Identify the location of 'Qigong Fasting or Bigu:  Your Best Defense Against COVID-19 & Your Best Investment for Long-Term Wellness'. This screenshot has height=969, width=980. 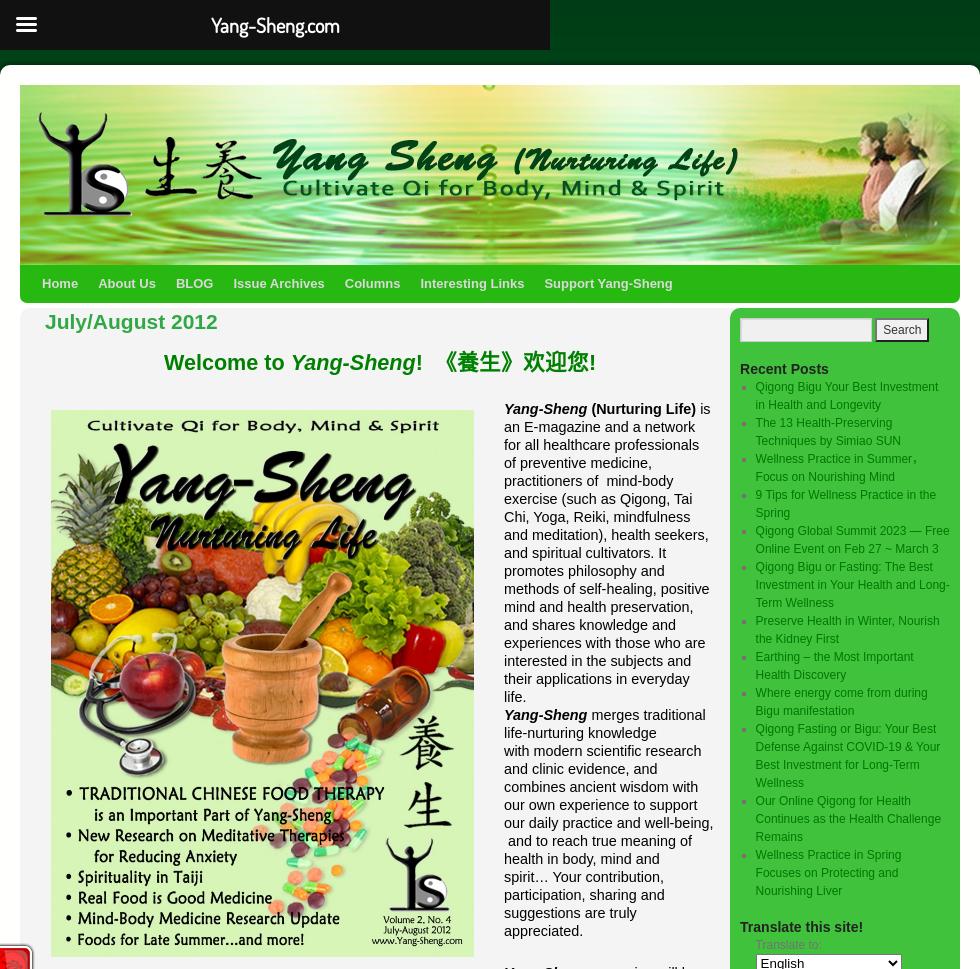
(847, 755).